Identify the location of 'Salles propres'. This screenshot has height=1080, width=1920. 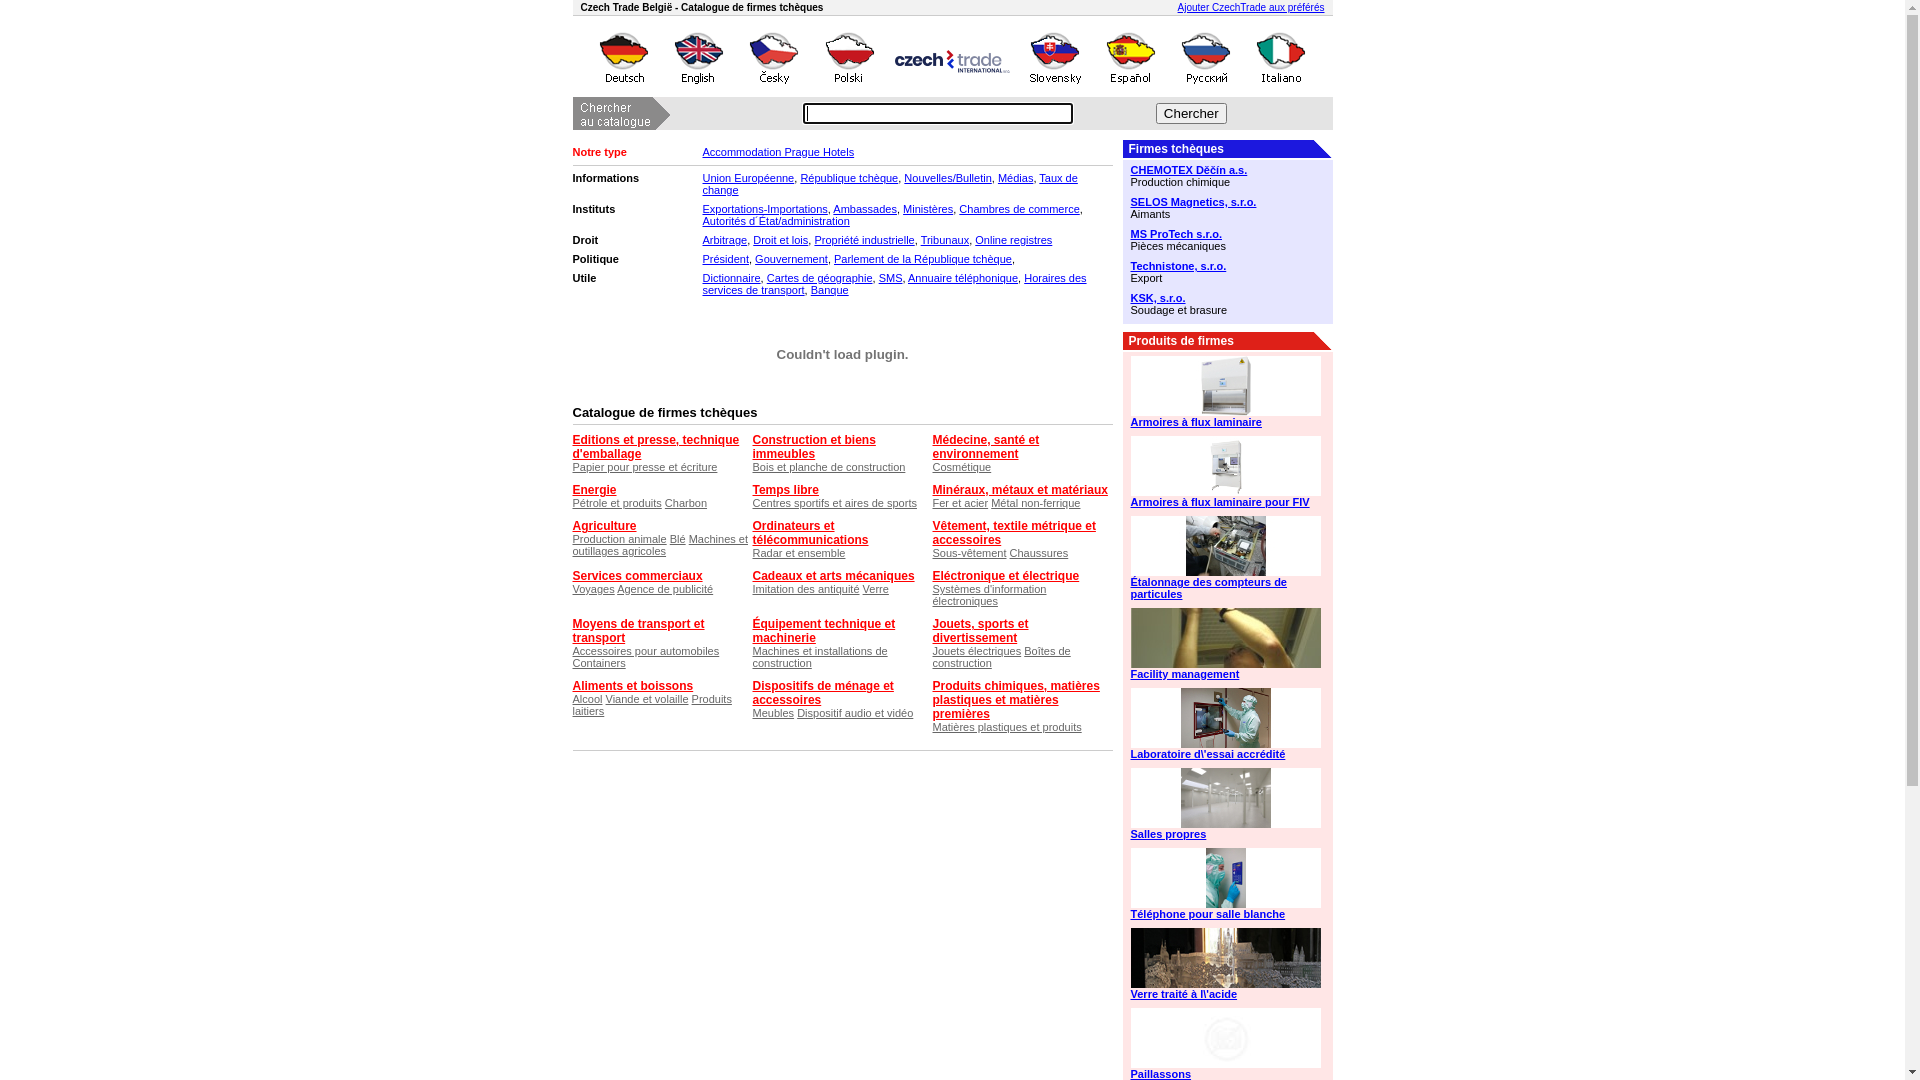
(1226, 833).